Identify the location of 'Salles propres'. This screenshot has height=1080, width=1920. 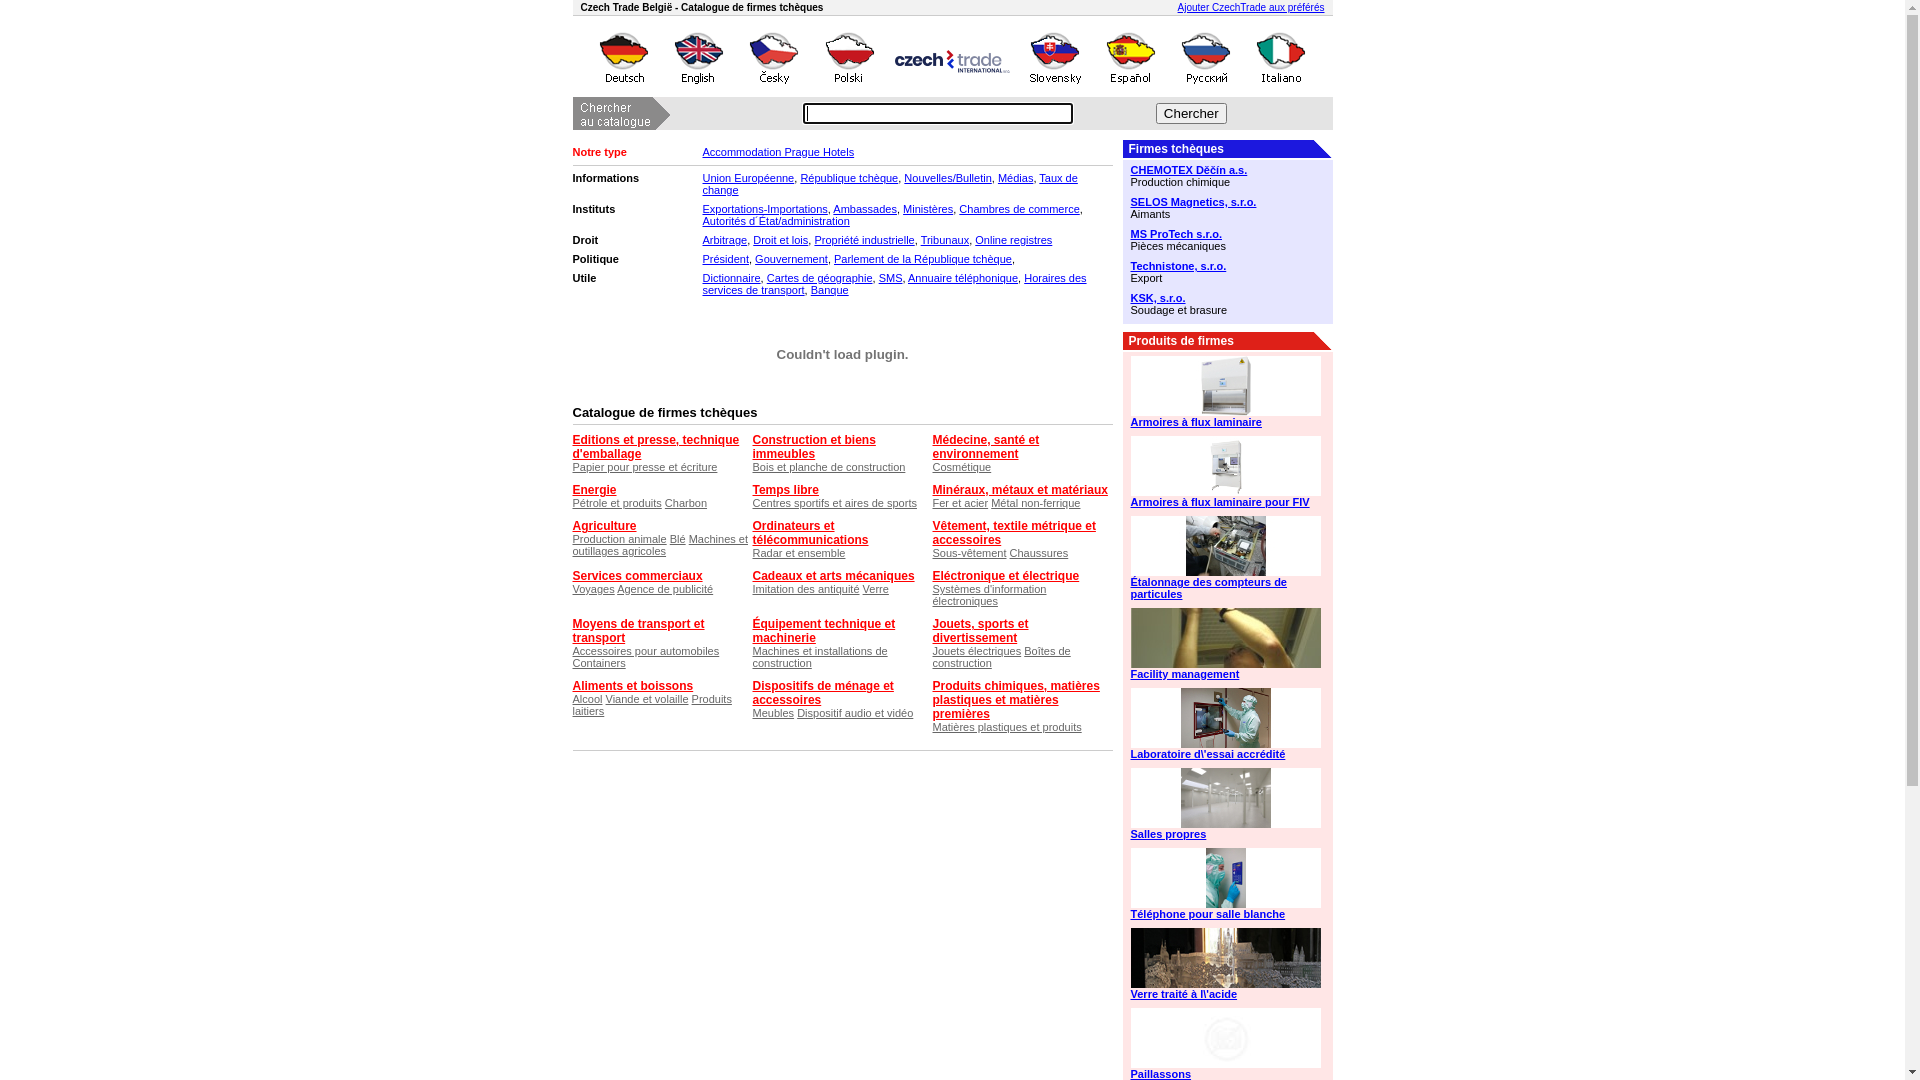
(1226, 833).